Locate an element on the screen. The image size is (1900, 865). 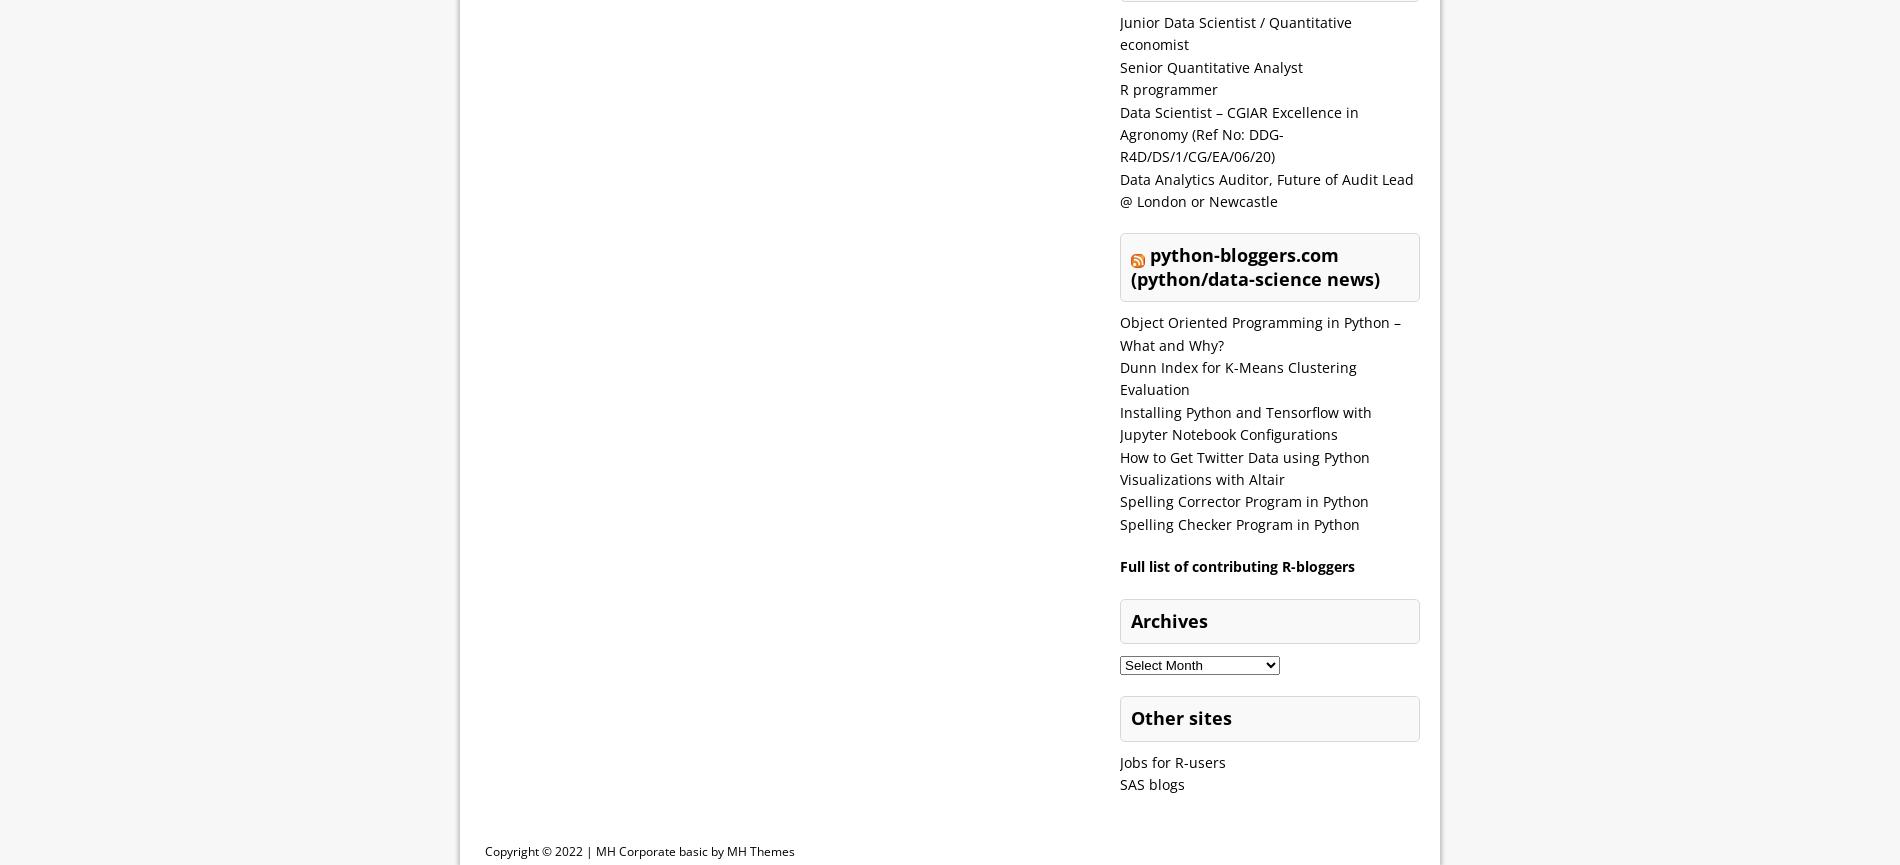
'Copyright © 2022 |' is located at coordinates (540, 849).